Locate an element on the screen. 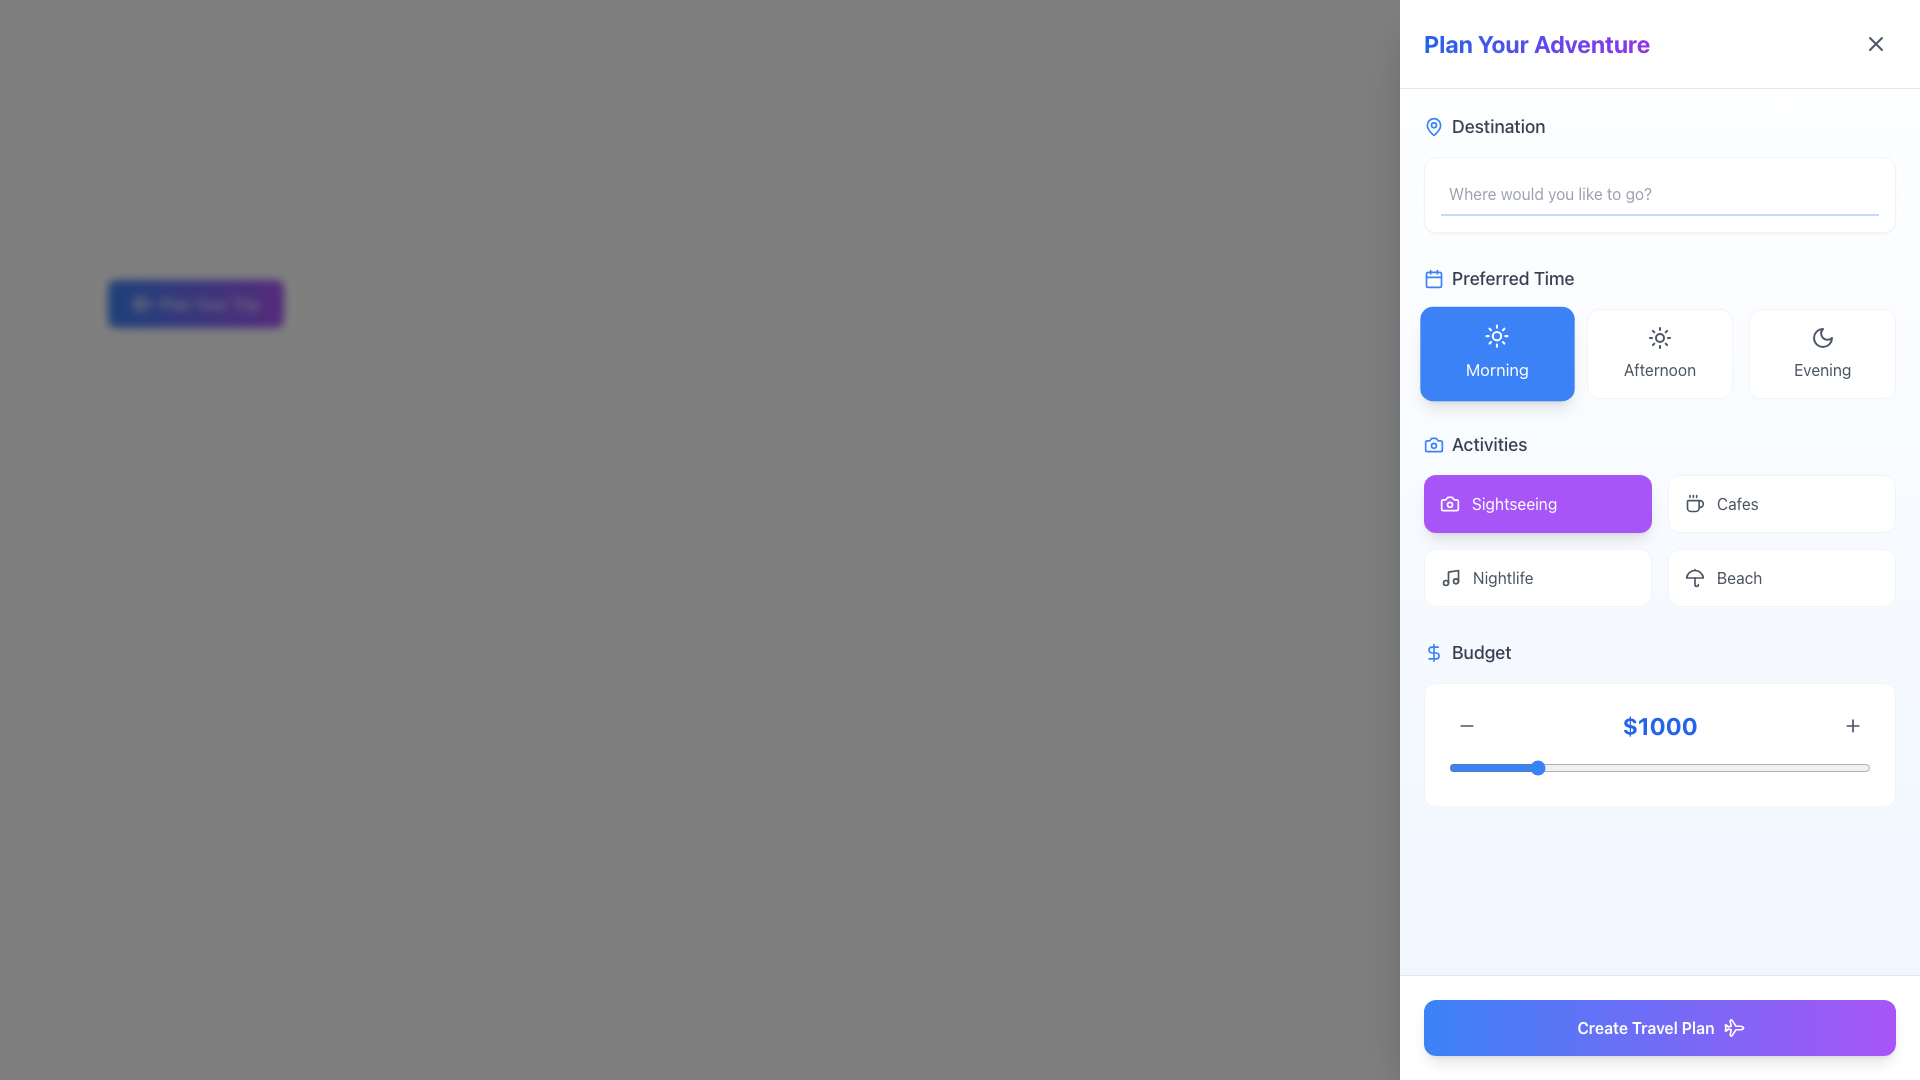 Image resolution: width=1920 pixels, height=1080 pixels. the camera icon located beside the 'Sightseeing' label in the 'Activities' section is located at coordinates (1449, 503).